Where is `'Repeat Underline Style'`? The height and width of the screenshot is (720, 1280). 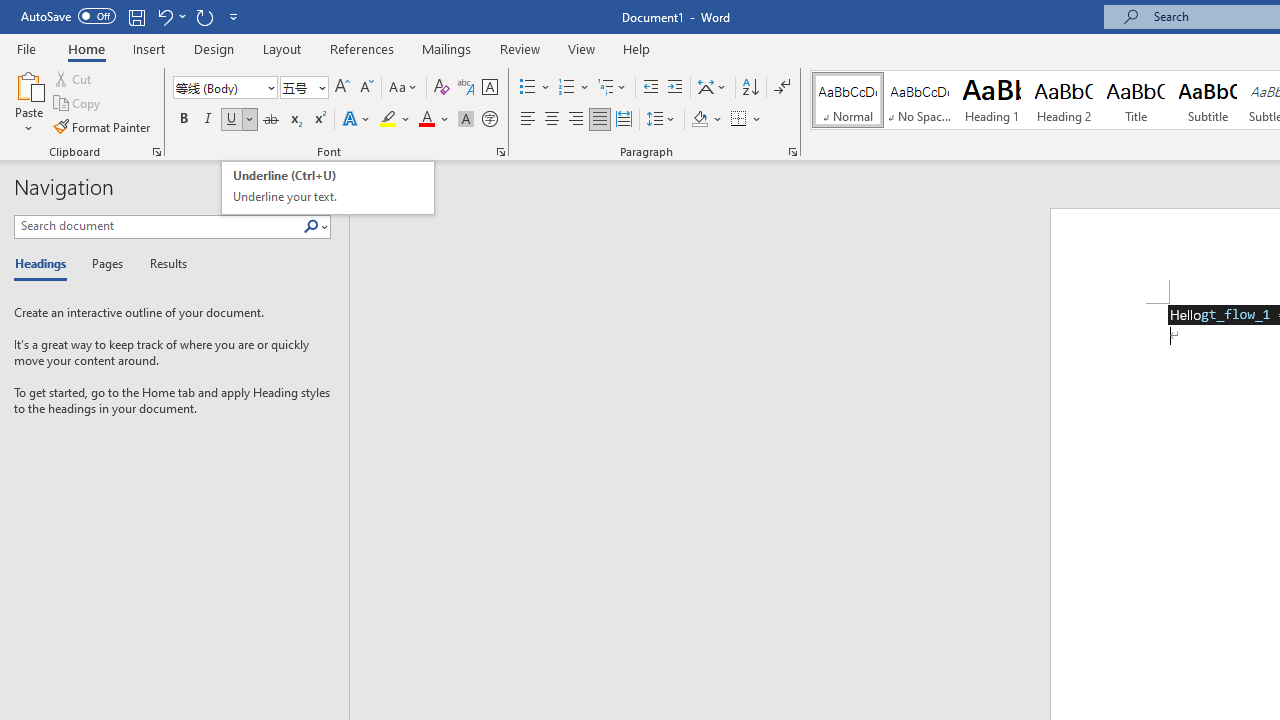
'Repeat Underline Style' is located at coordinates (204, 16).